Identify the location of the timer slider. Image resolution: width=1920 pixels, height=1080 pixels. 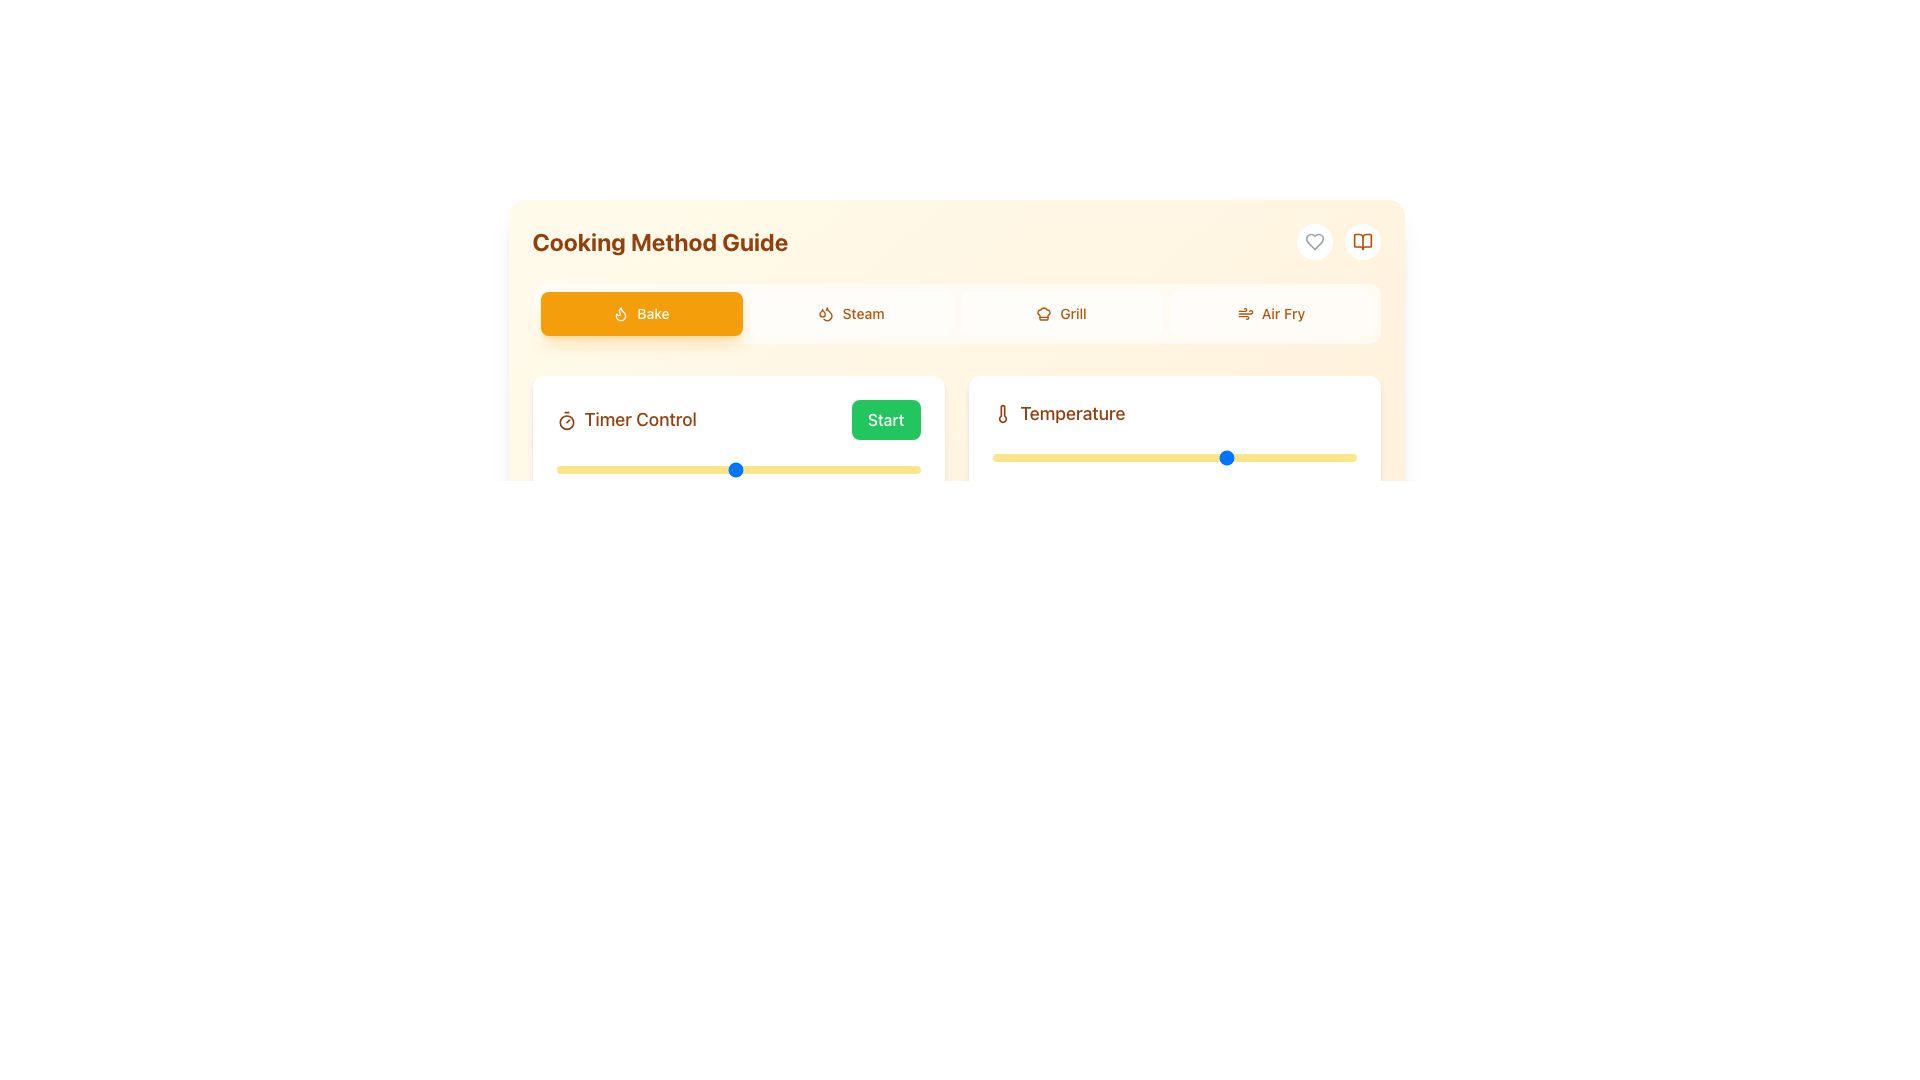
(648, 470).